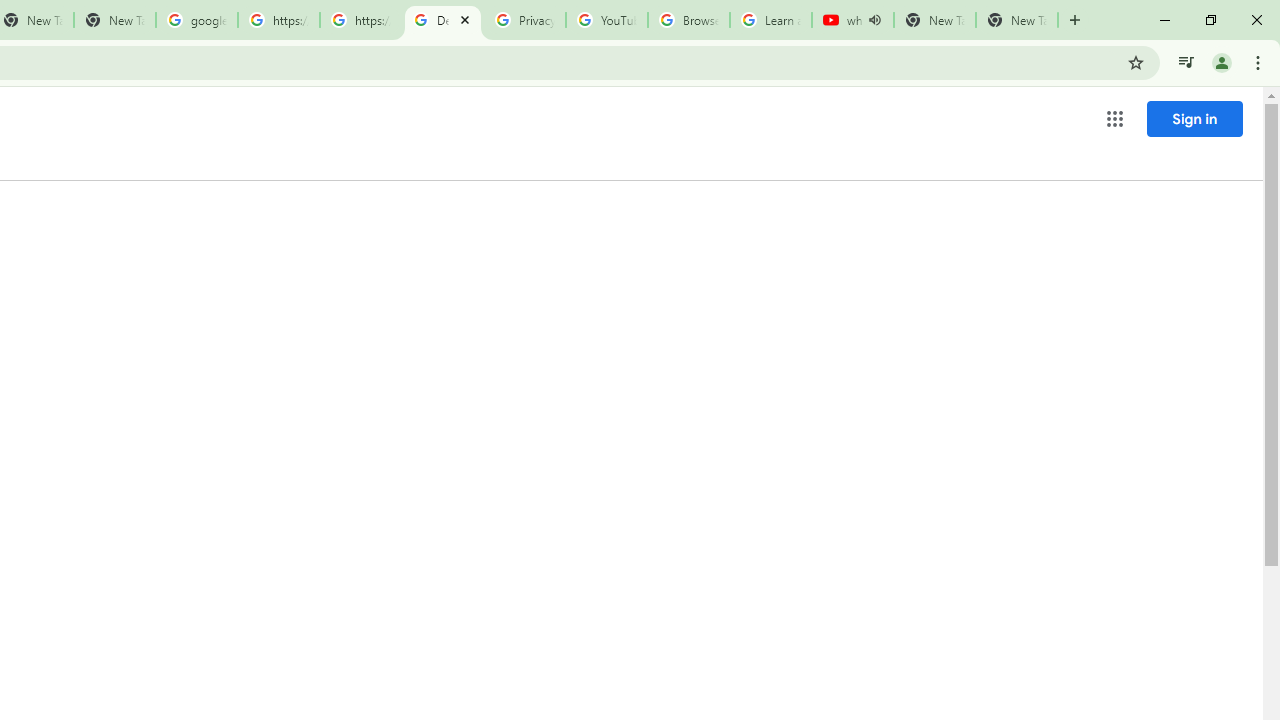 The image size is (1280, 720). I want to click on 'https://scholar.google.com/', so click(278, 20).